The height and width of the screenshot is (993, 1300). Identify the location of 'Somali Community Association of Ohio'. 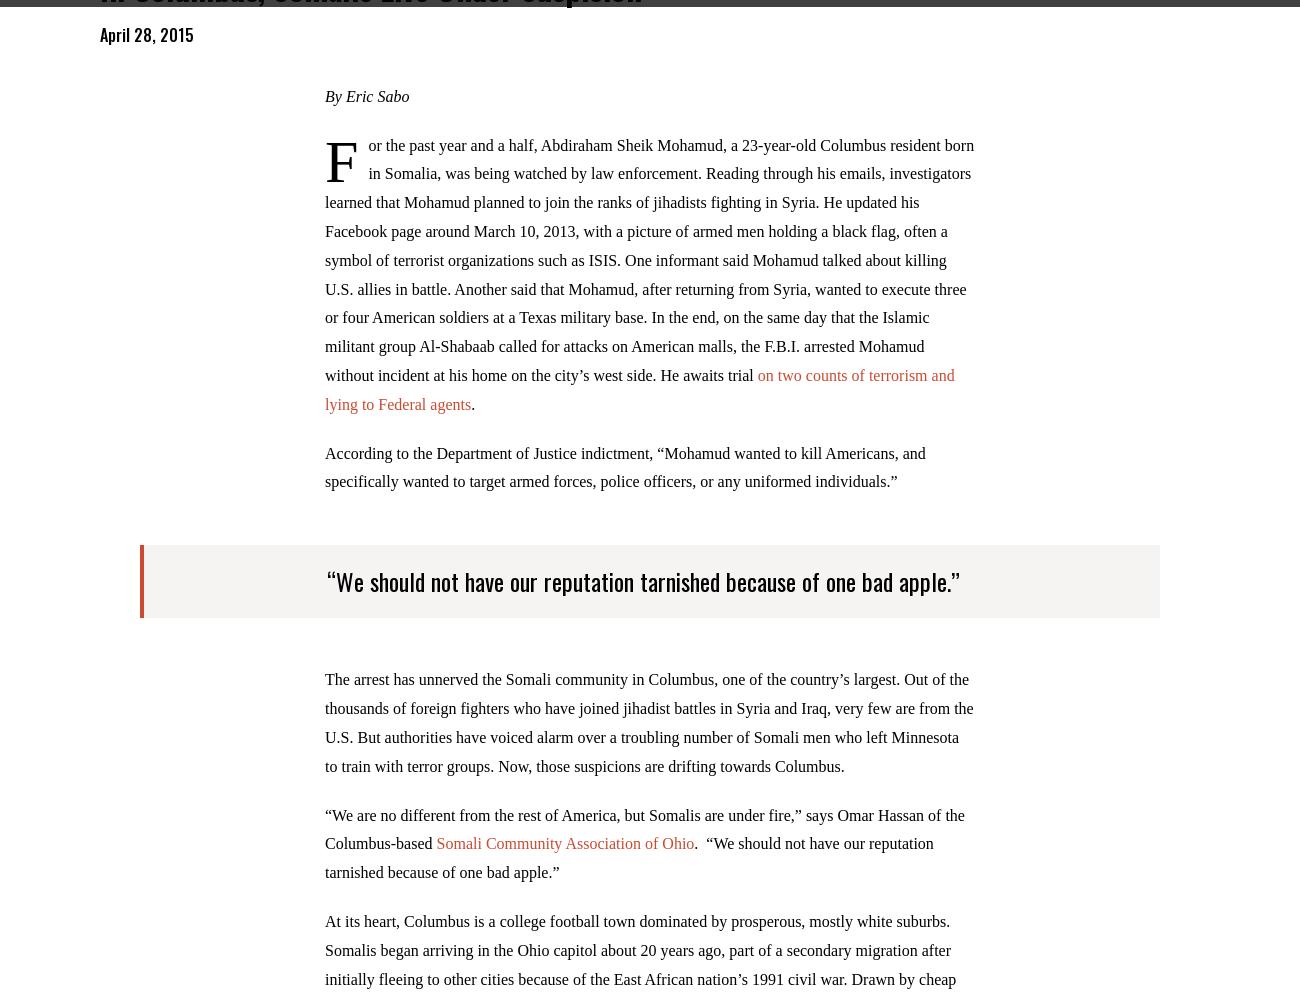
(563, 856).